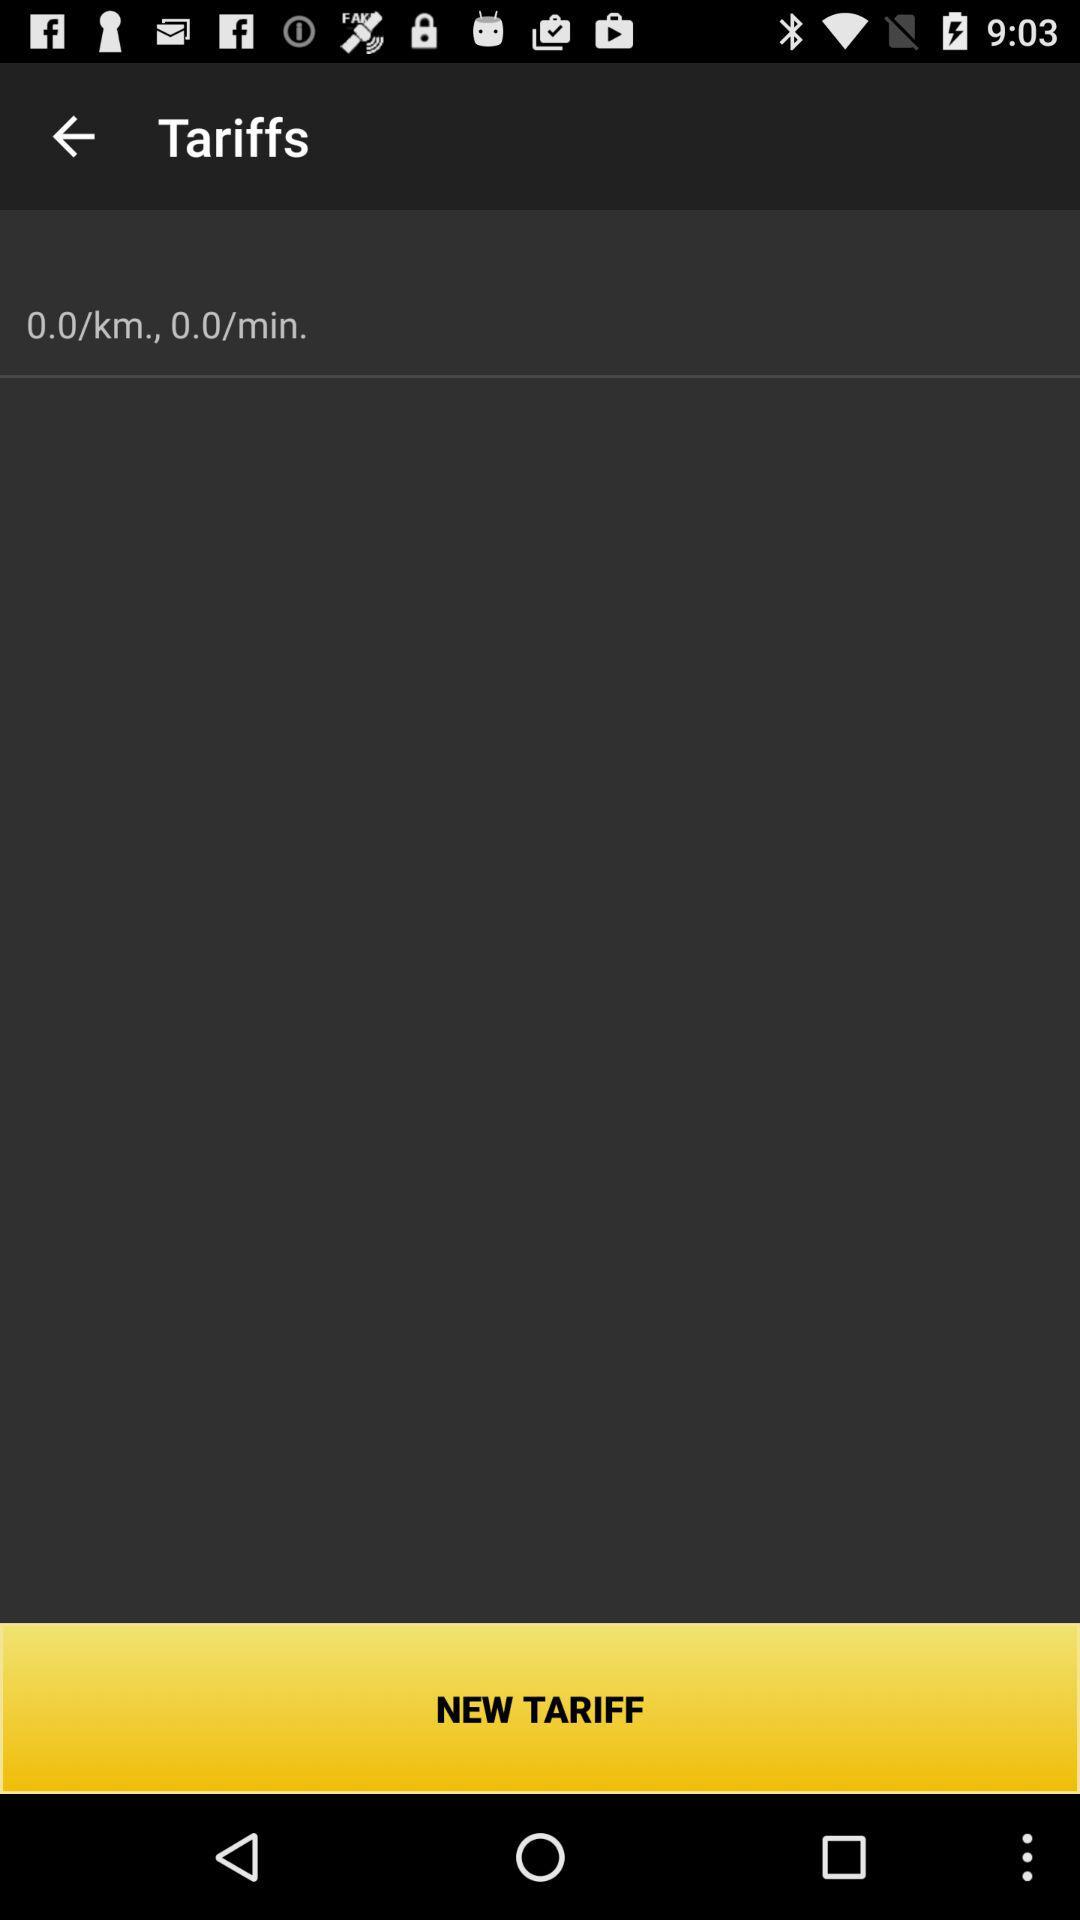  What do you see at coordinates (72, 135) in the screenshot?
I see `the icon next to the tariffs` at bounding box center [72, 135].